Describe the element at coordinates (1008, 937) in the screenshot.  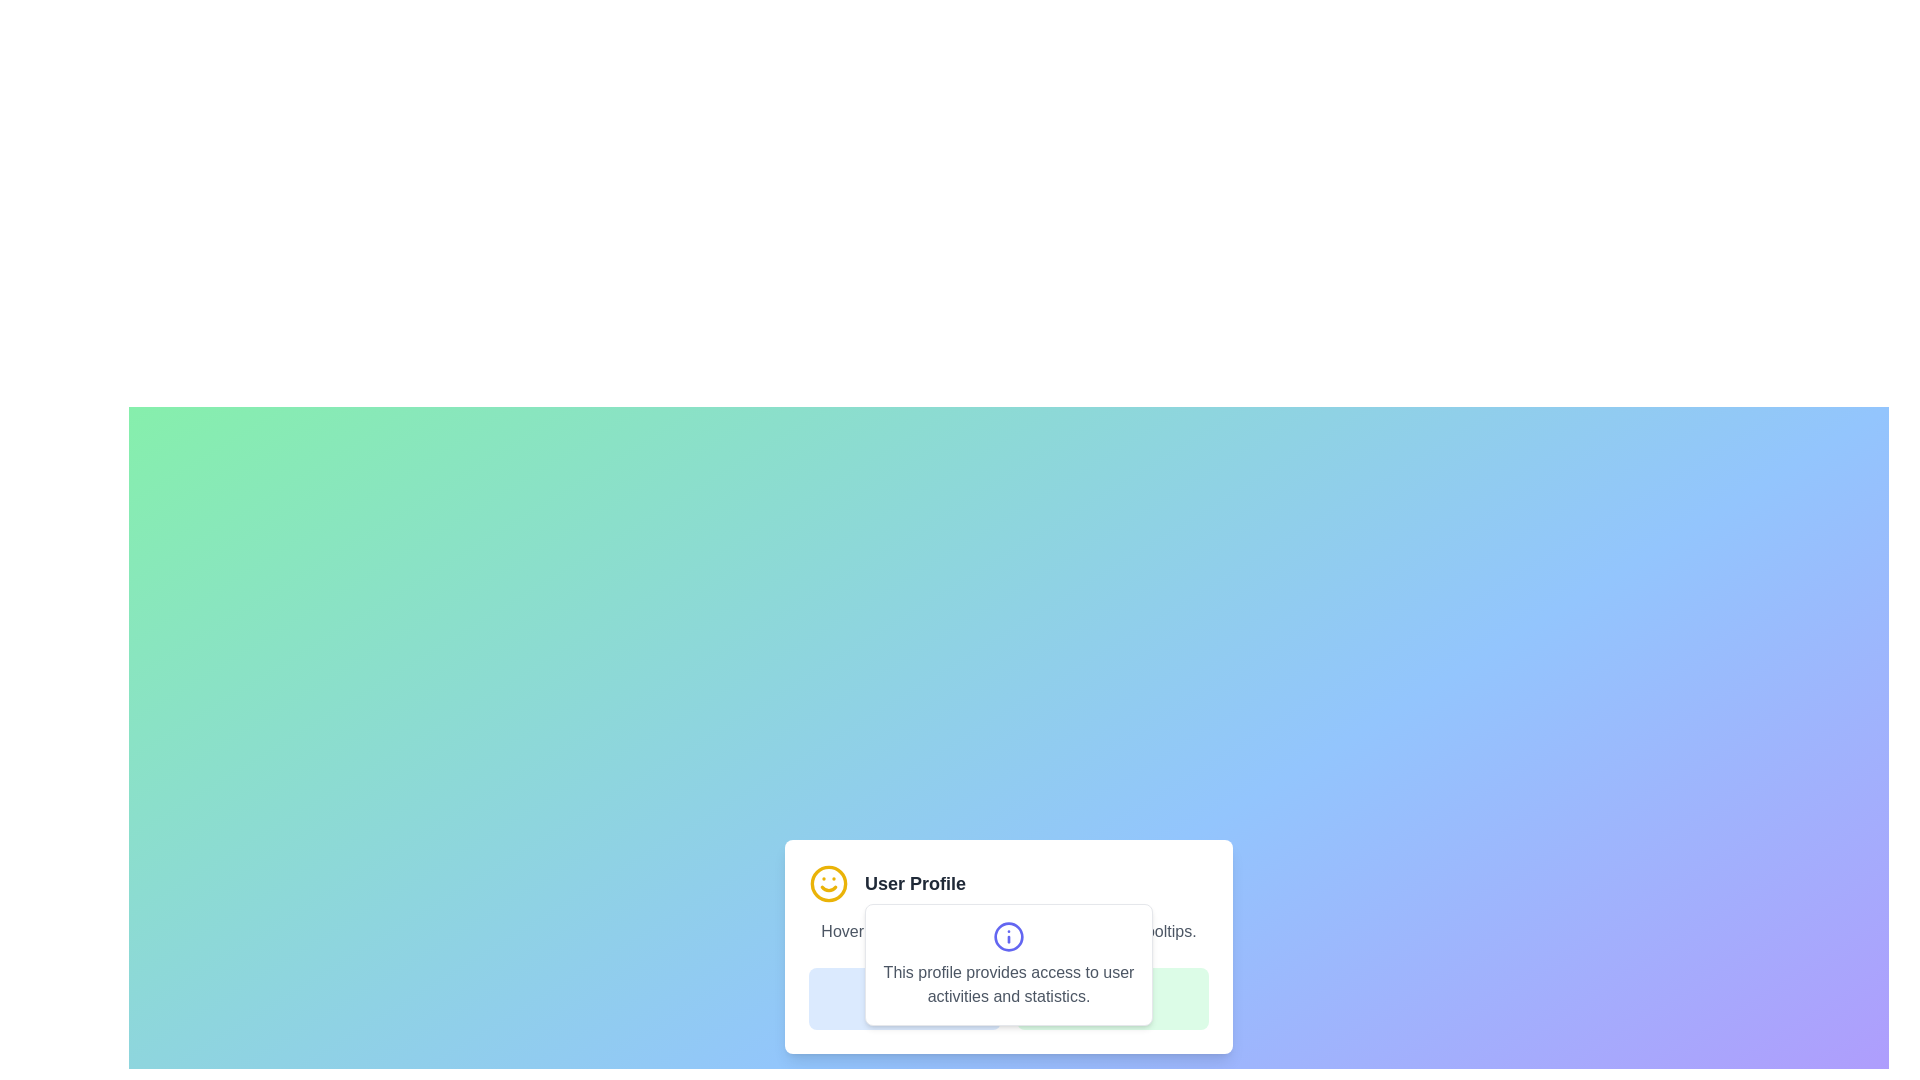
I see `the information icon located above the descriptive text 'This profile provides access to user activities and statistics.' in the pop-up element` at that location.